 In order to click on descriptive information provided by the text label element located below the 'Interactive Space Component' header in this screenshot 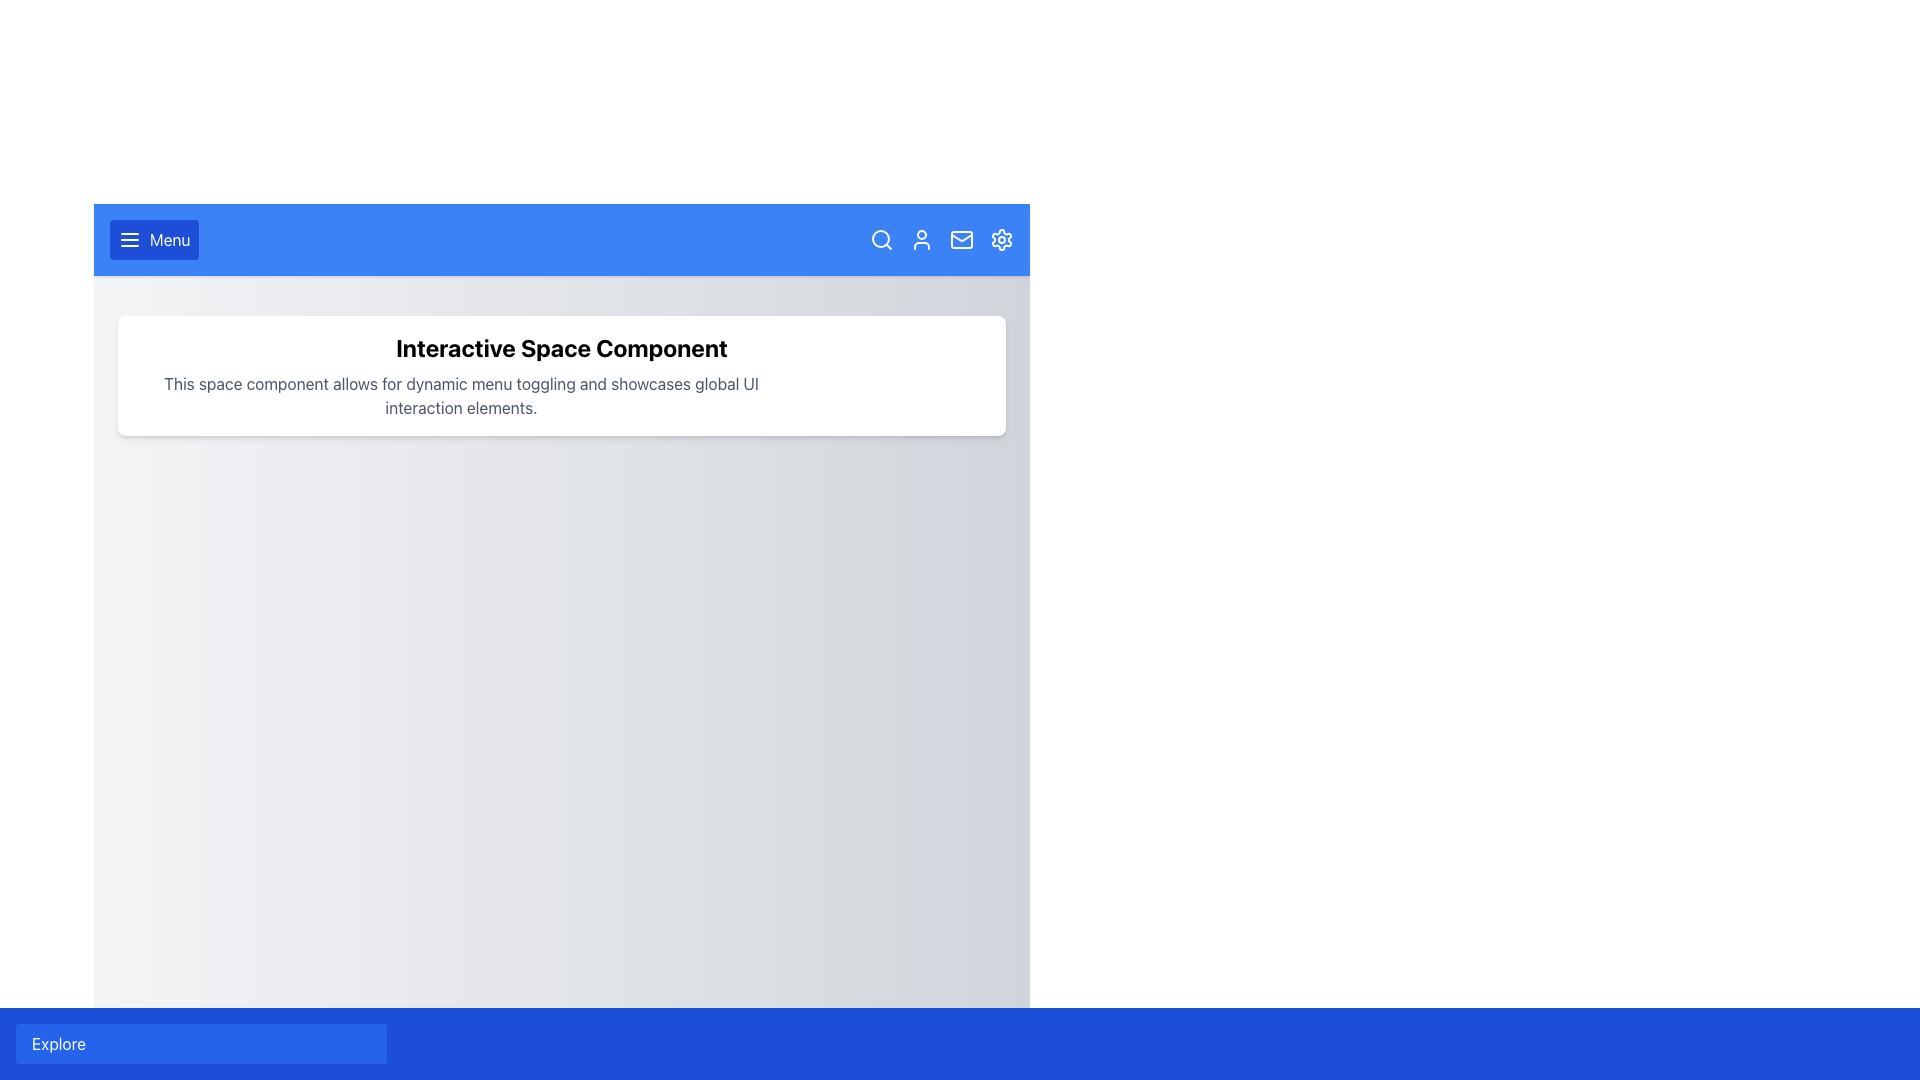, I will do `click(460, 396)`.